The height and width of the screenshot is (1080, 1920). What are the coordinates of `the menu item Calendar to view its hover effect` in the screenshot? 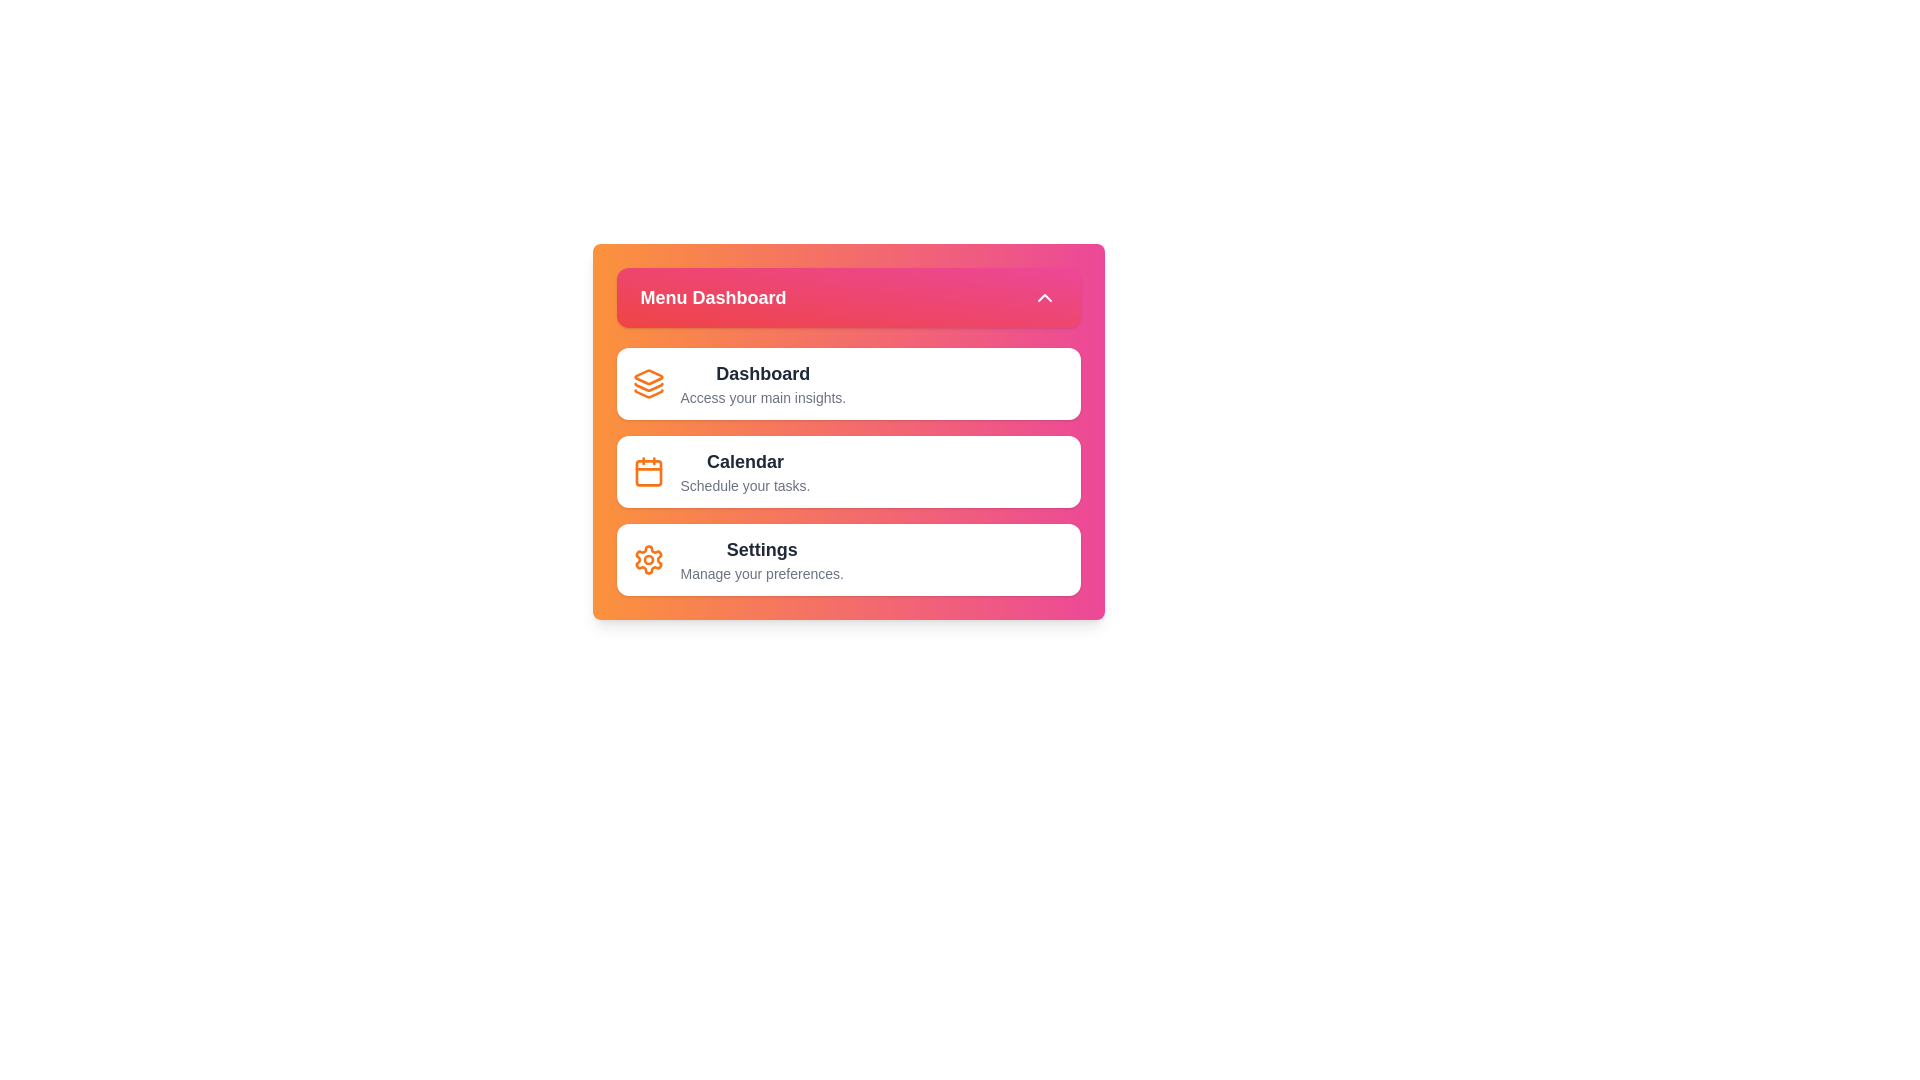 It's located at (848, 471).